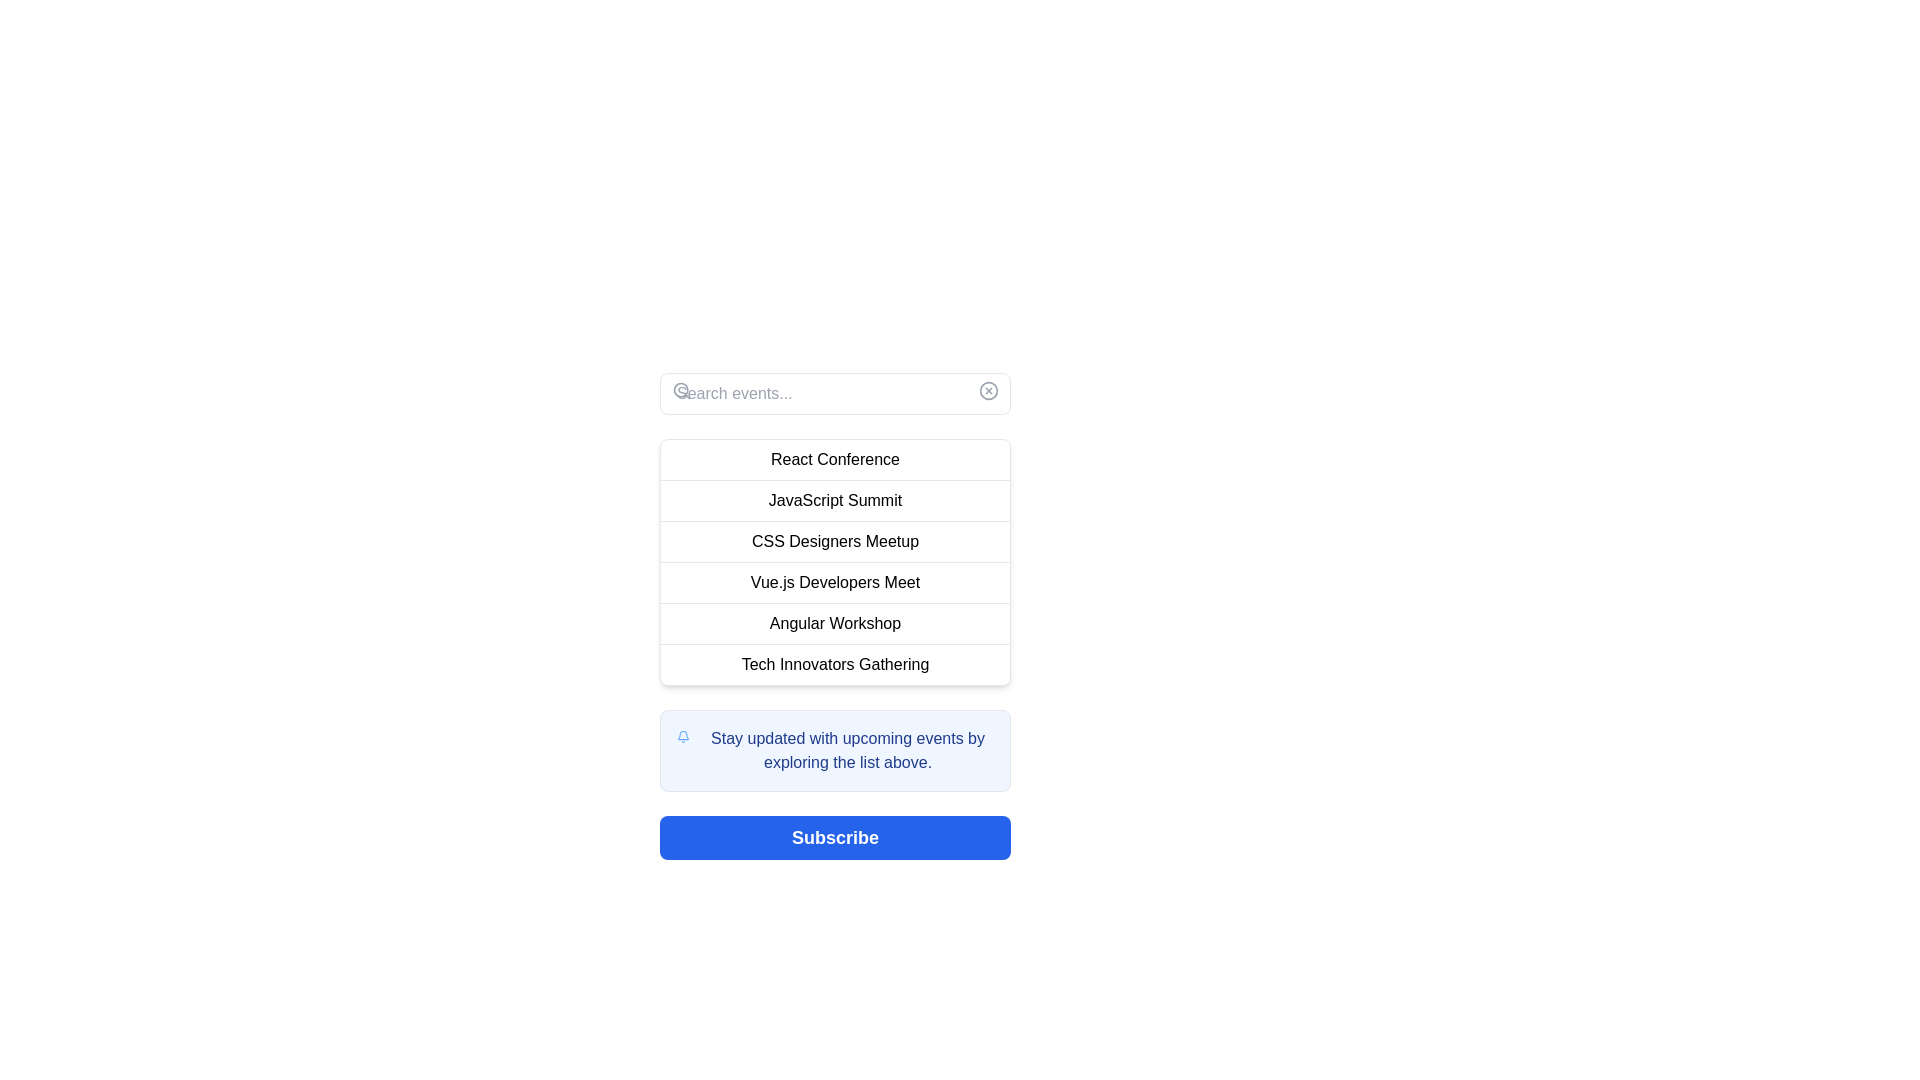 This screenshot has height=1080, width=1920. Describe the element at coordinates (835, 664) in the screenshot. I see `the text label titled 'Tech Innovators Gathering', which is the last item in a vertical list, positioned below 'Angular Workshop'` at that location.